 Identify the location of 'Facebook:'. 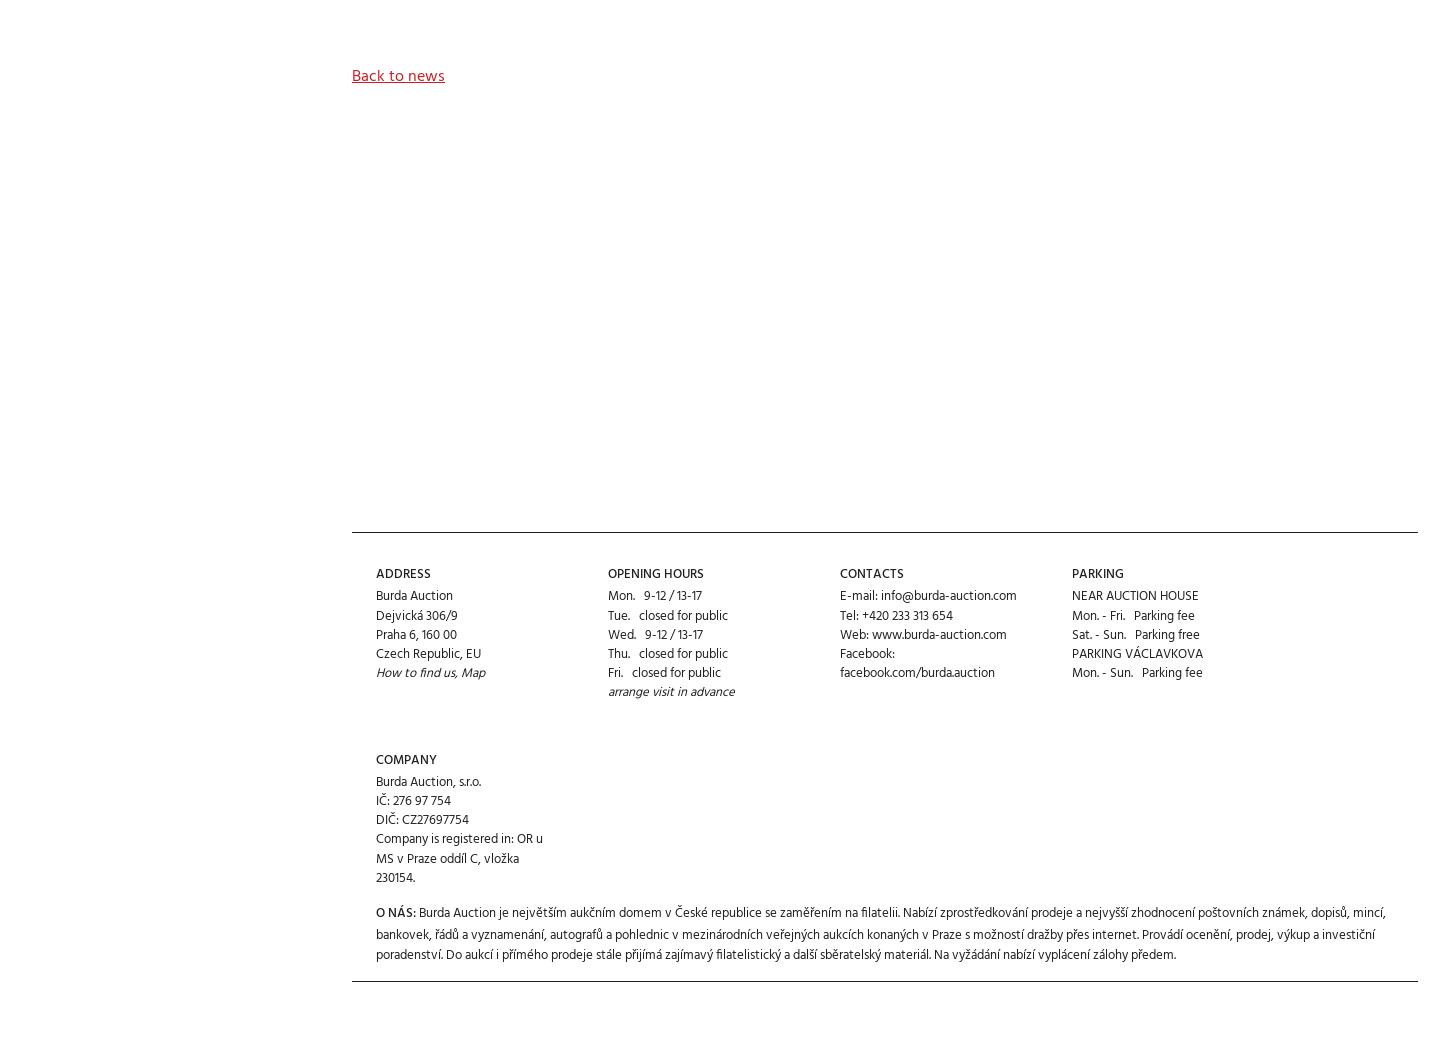
(866, 580).